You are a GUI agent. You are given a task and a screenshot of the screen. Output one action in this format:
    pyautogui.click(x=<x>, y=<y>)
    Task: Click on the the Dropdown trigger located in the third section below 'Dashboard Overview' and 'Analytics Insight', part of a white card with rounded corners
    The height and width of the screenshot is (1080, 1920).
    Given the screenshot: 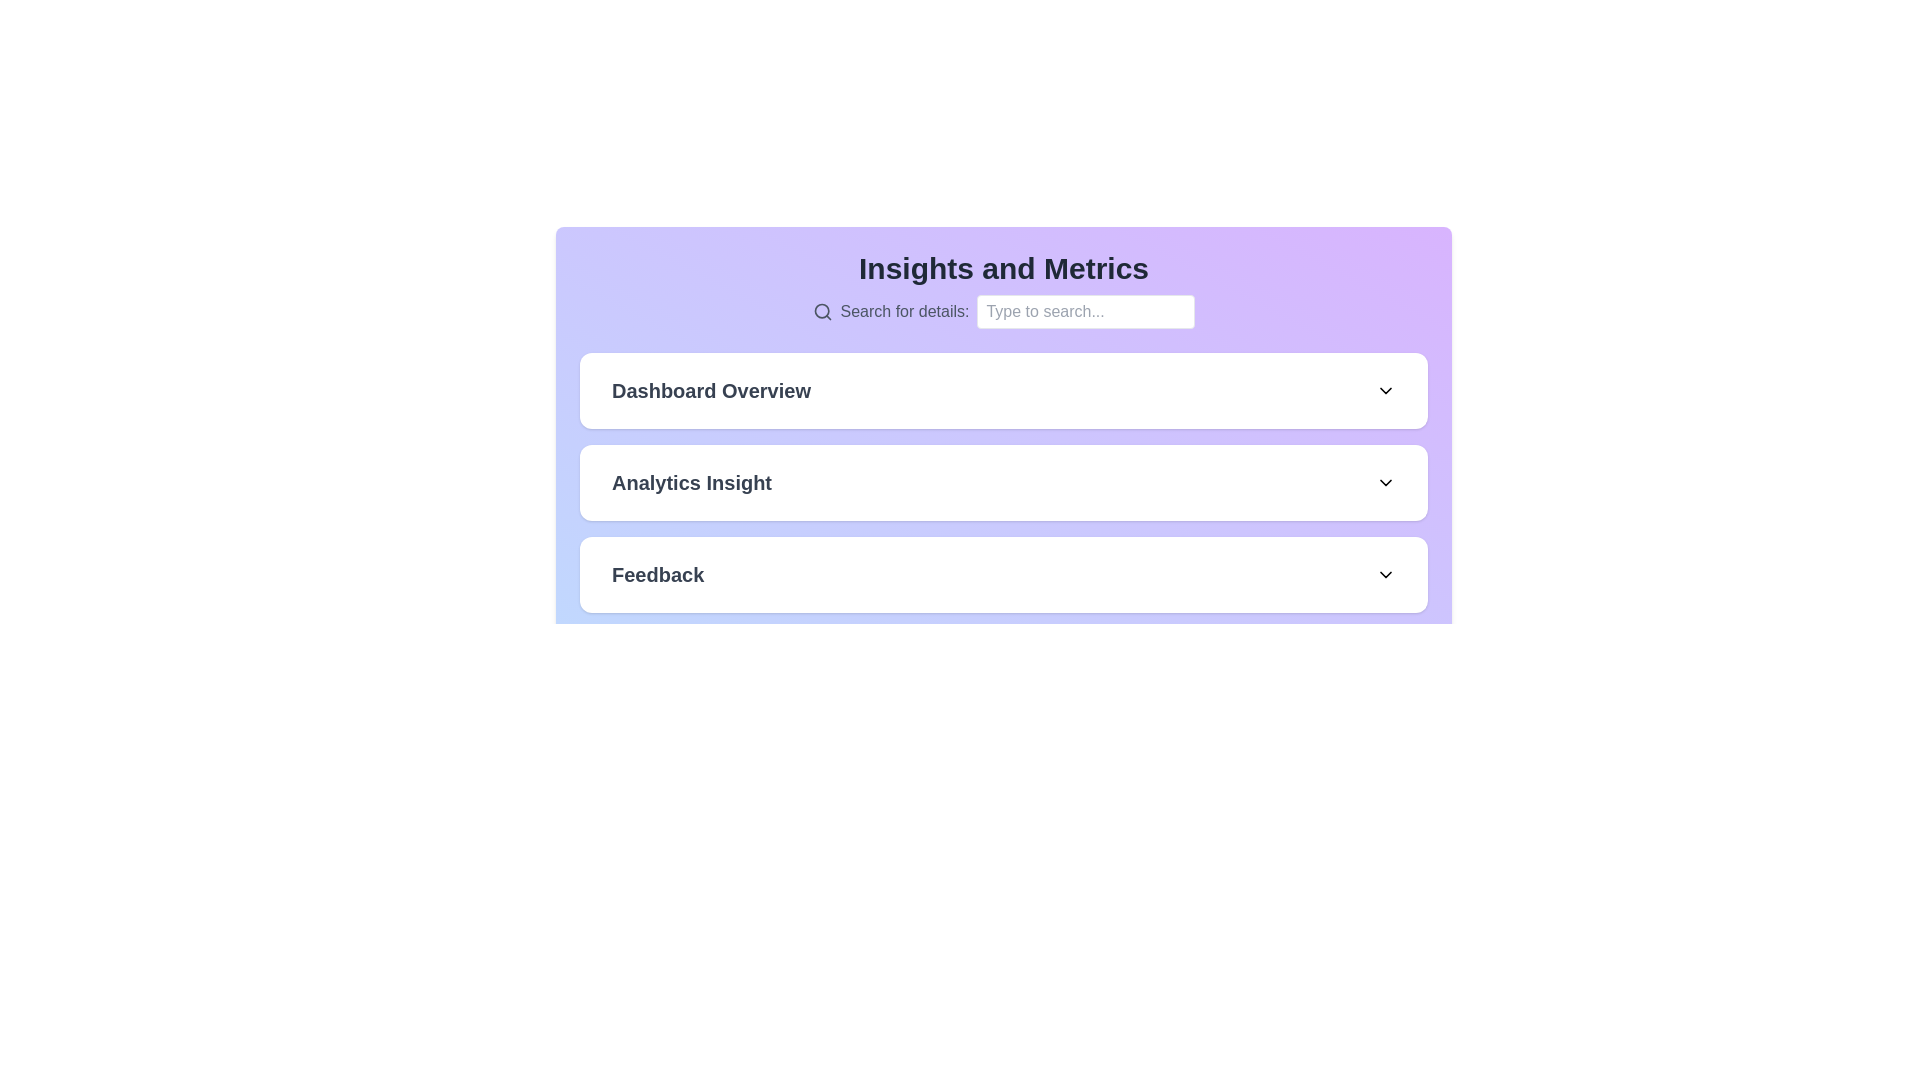 What is the action you would take?
    pyautogui.click(x=1003, y=574)
    